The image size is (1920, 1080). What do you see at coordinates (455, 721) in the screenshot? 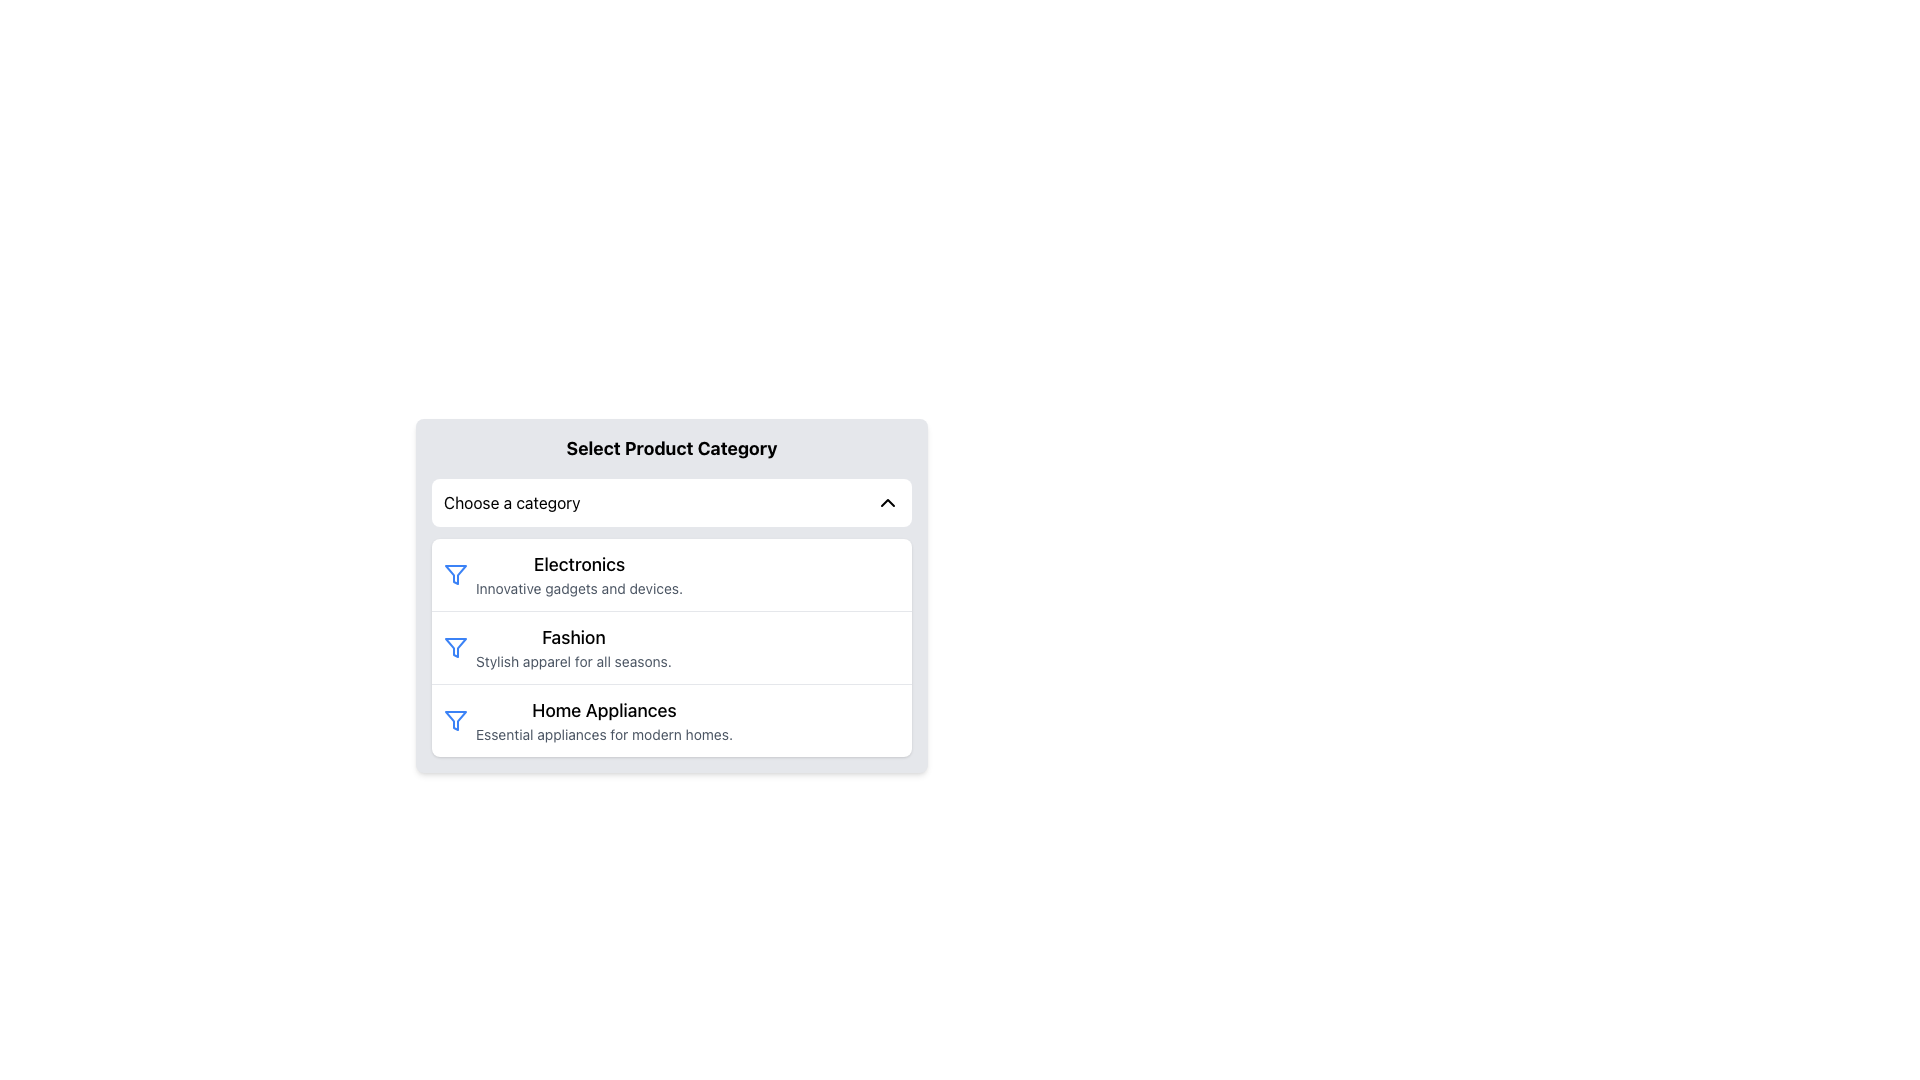
I see `the icon representing the 'Home Appliances' filtered option in the drop-down menu under 'Select Product Category'` at bounding box center [455, 721].